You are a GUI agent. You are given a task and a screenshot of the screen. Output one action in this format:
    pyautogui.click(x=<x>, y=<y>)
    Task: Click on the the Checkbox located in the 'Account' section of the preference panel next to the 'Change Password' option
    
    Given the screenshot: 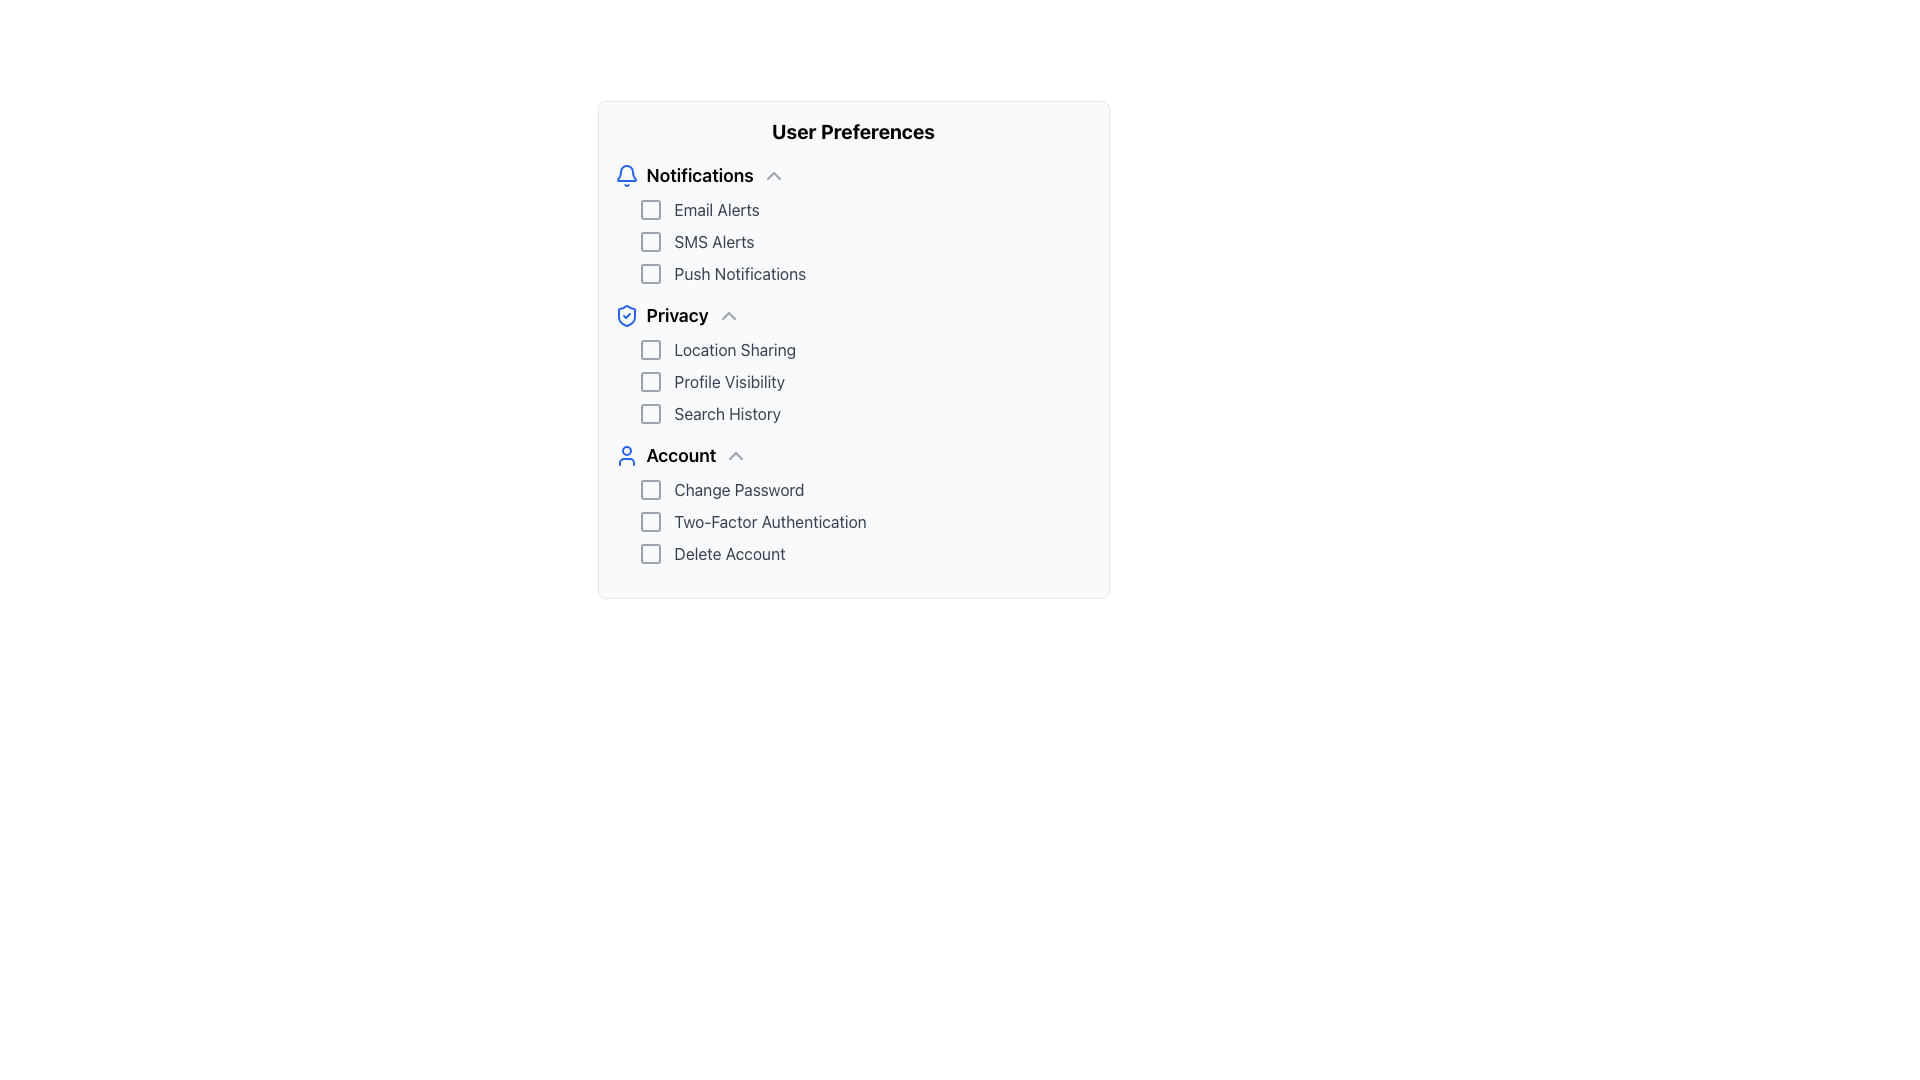 What is the action you would take?
    pyautogui.click(x=650, y=489)
    